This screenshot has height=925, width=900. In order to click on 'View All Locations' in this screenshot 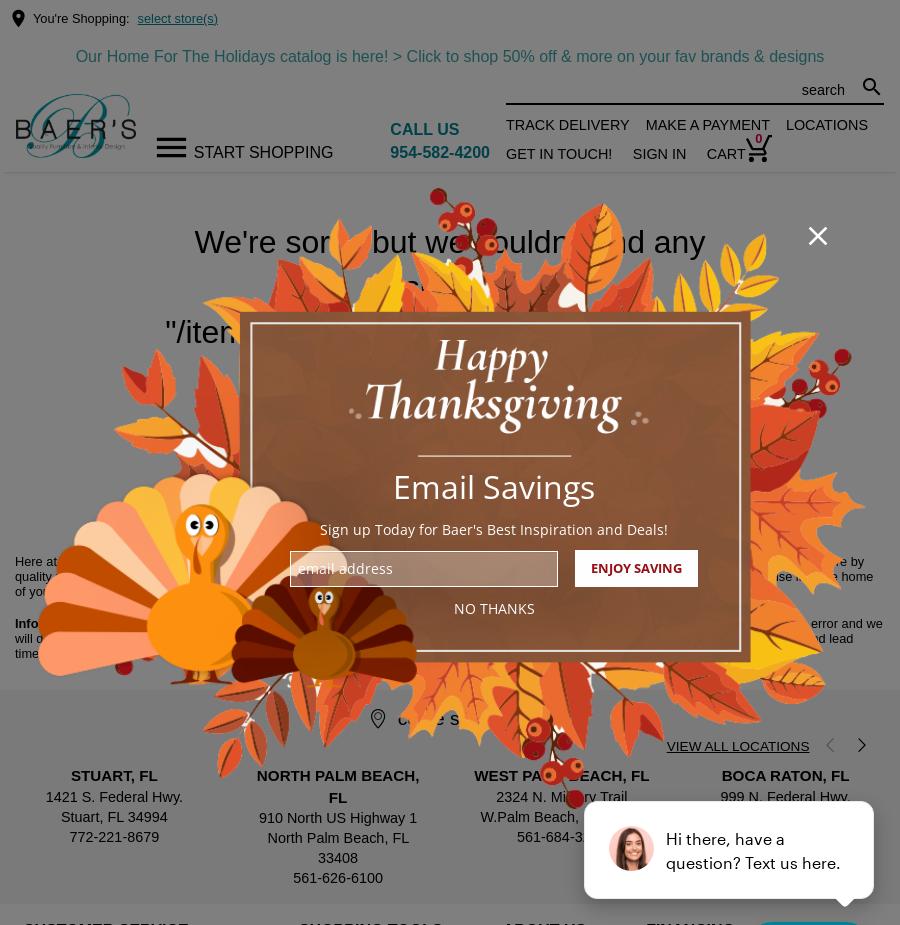, I will do `click(736, 746)`.